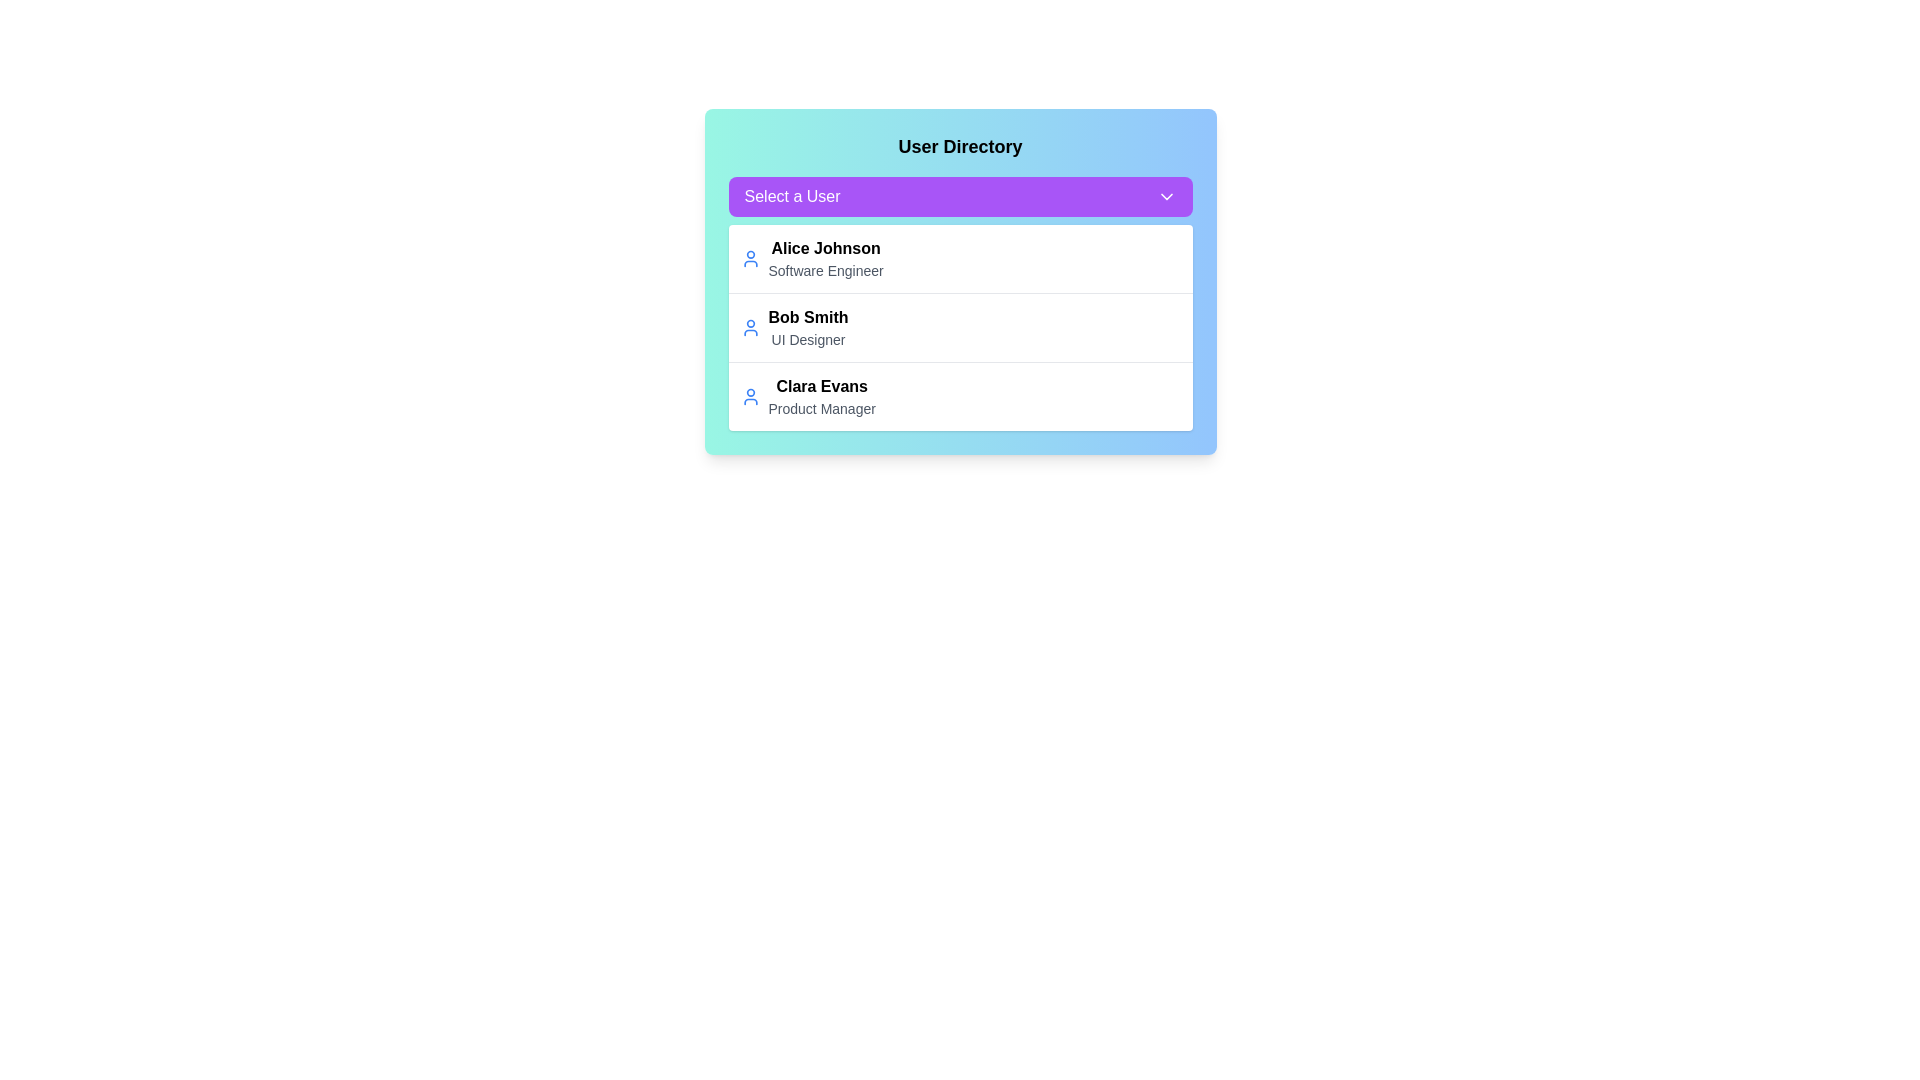  I want to click on the selectable list item representing user details in the first row of the User Directory, so click(811, 257).